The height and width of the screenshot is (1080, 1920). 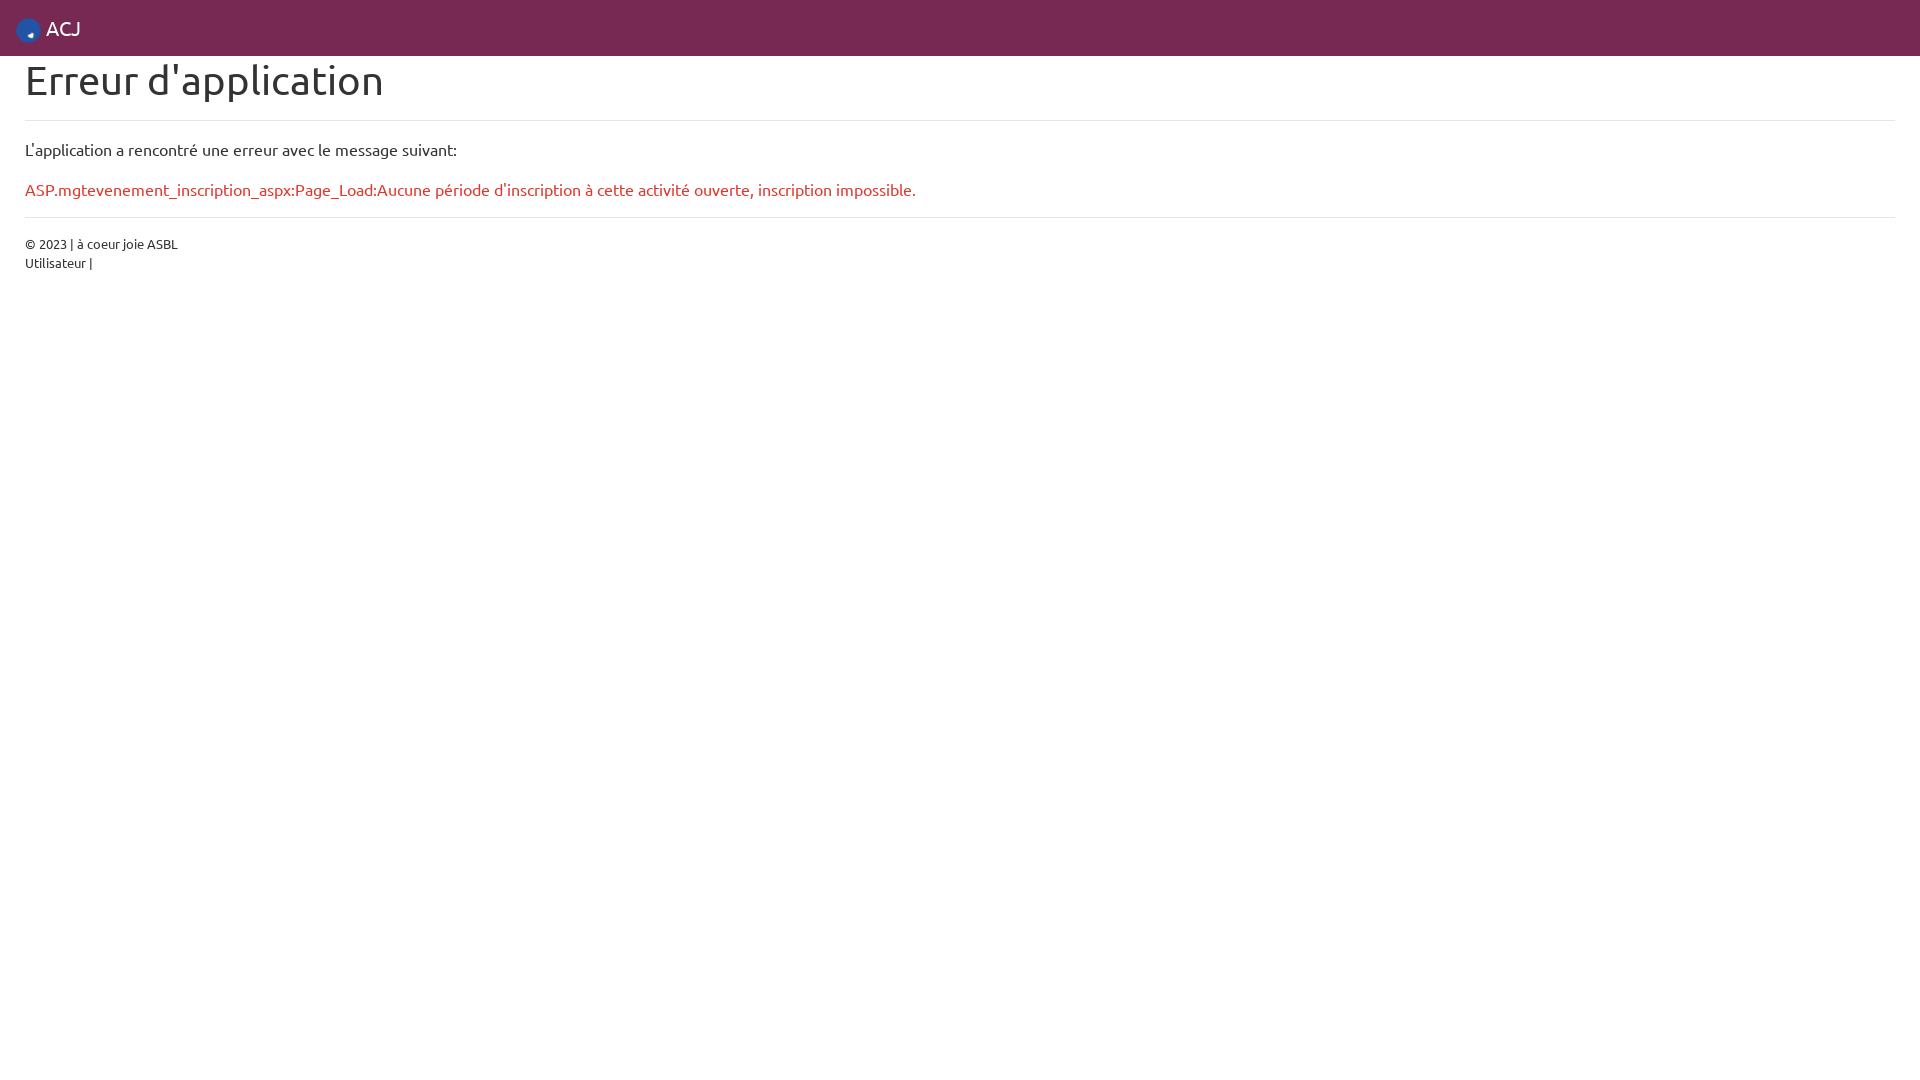 I want to click on ' ACJ', so click(x=15, y=27).